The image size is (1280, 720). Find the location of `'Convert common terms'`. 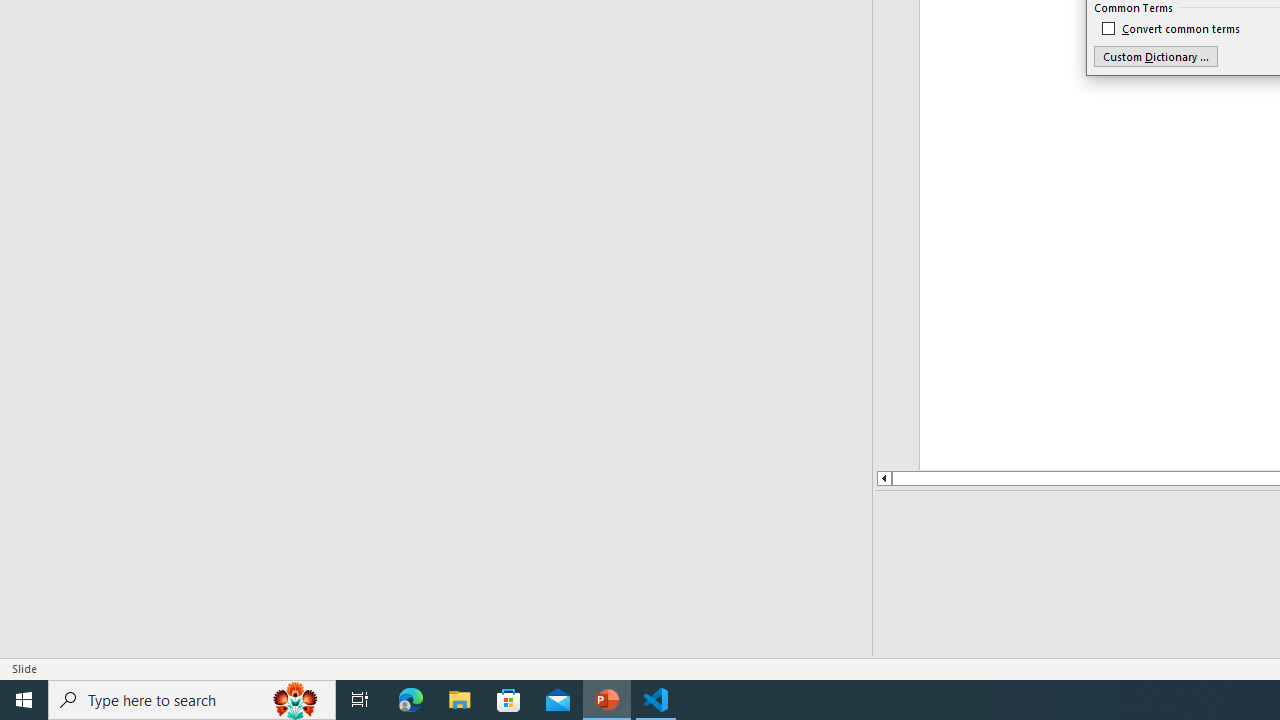

'Convert common terms' is located at coordinates (1171, 28).